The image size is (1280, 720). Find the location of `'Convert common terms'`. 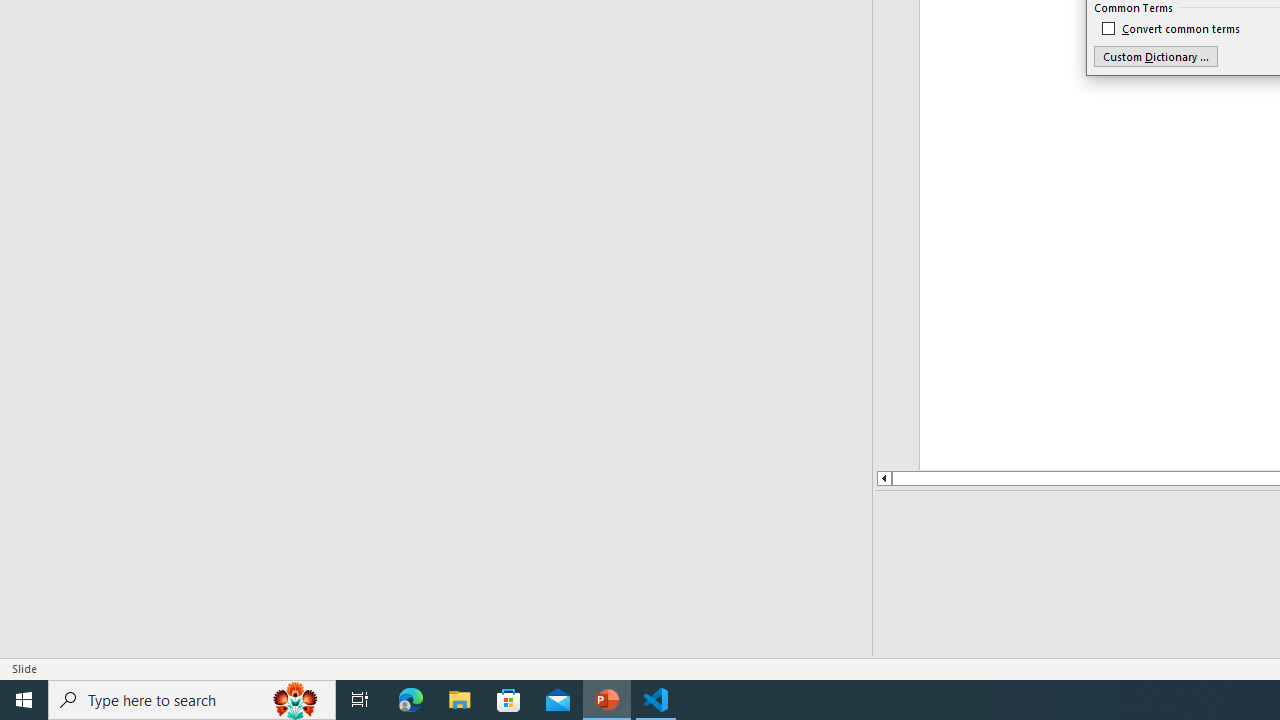

'Convert common terms' is located at coordinates (1171, 28).